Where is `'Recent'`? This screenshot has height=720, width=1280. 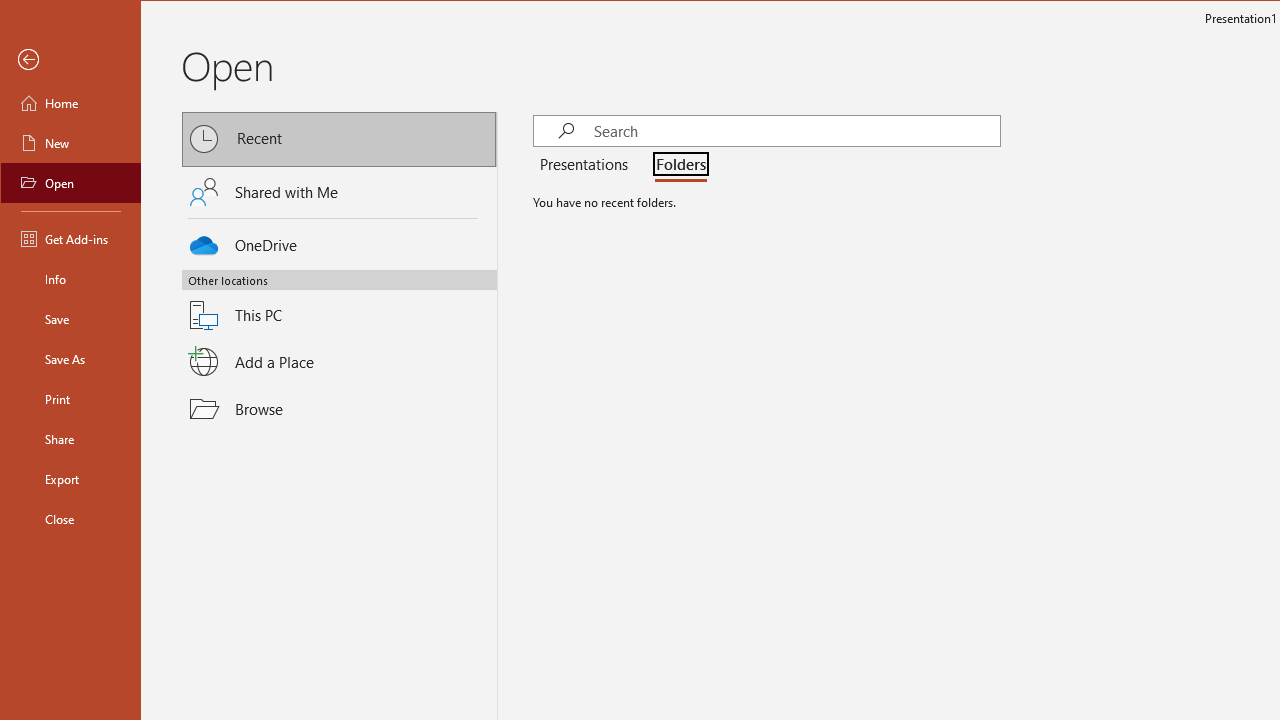
'Recent' is located at coordinates (339, 138).